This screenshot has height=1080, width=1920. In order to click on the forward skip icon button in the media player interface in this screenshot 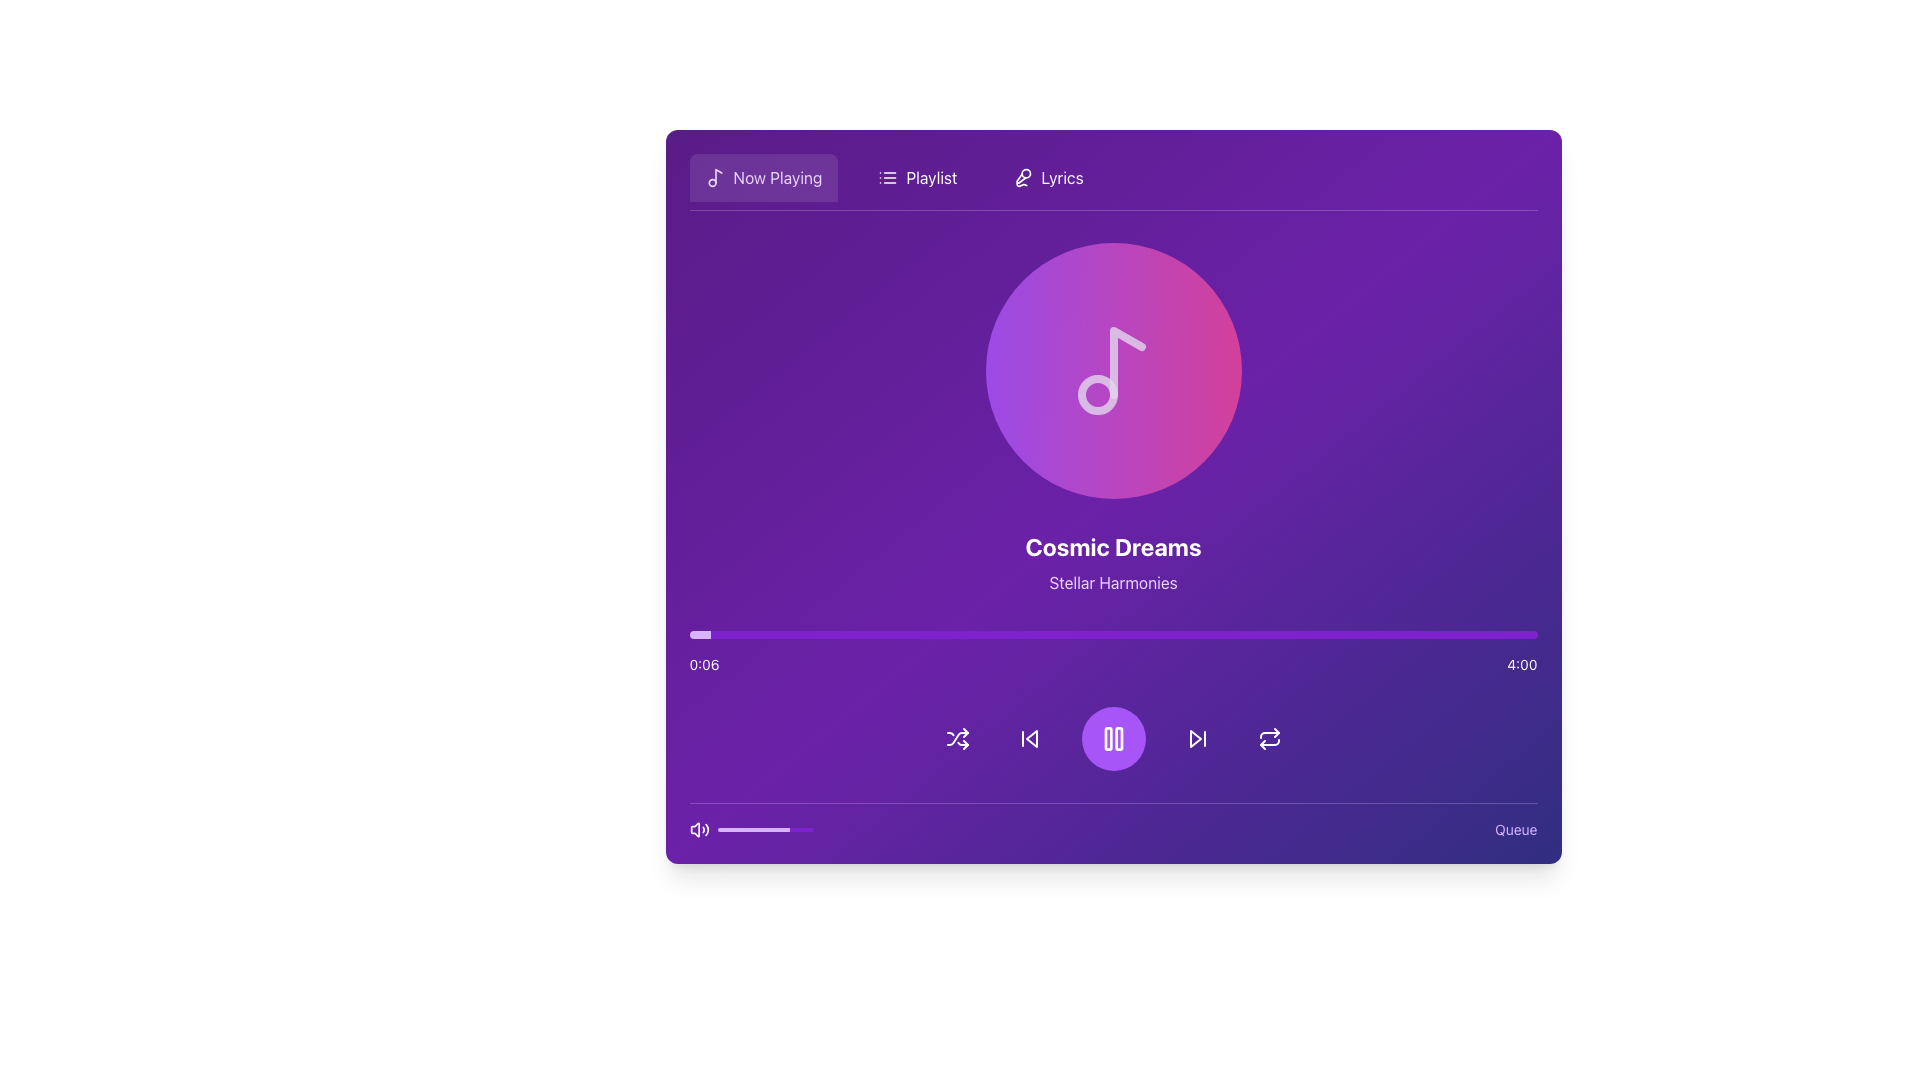, I will do `click(1197, 739)`.